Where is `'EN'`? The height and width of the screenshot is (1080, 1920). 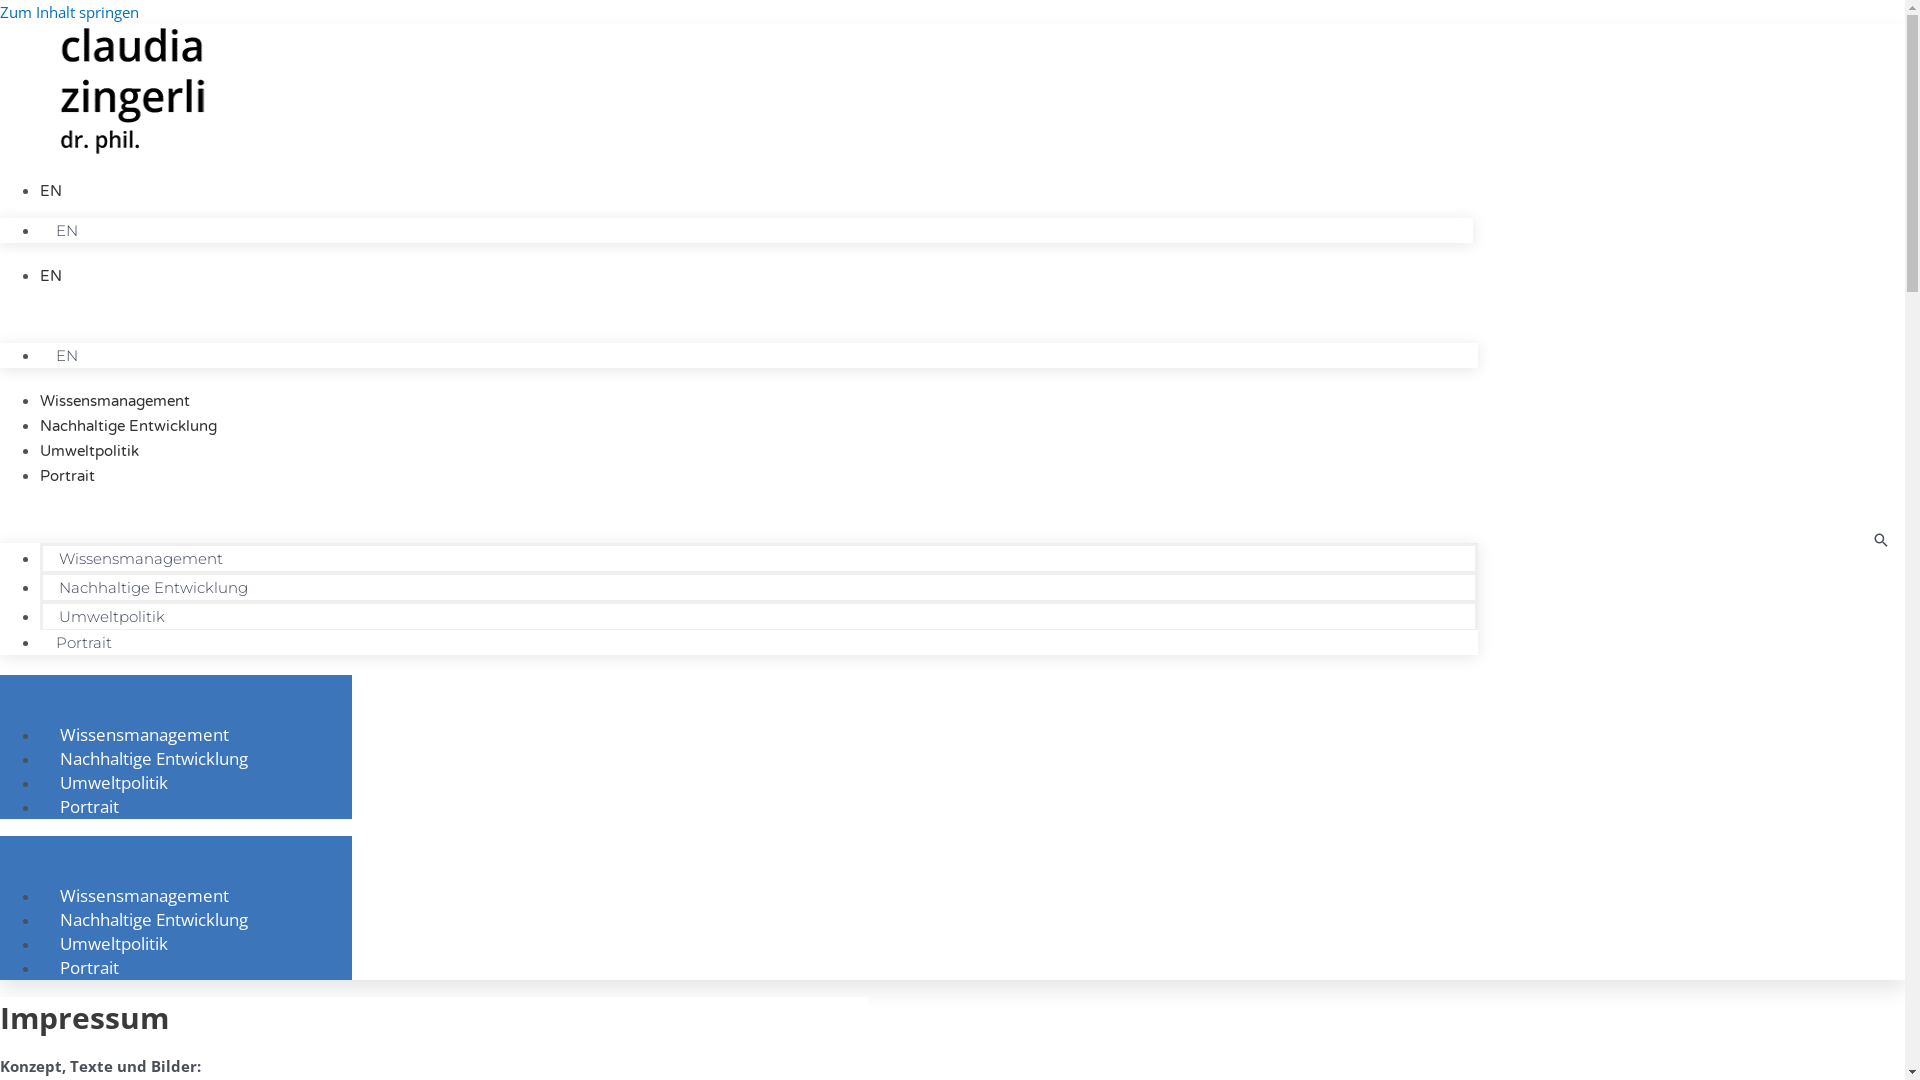 'EN' is located at coordinates (67, 354).